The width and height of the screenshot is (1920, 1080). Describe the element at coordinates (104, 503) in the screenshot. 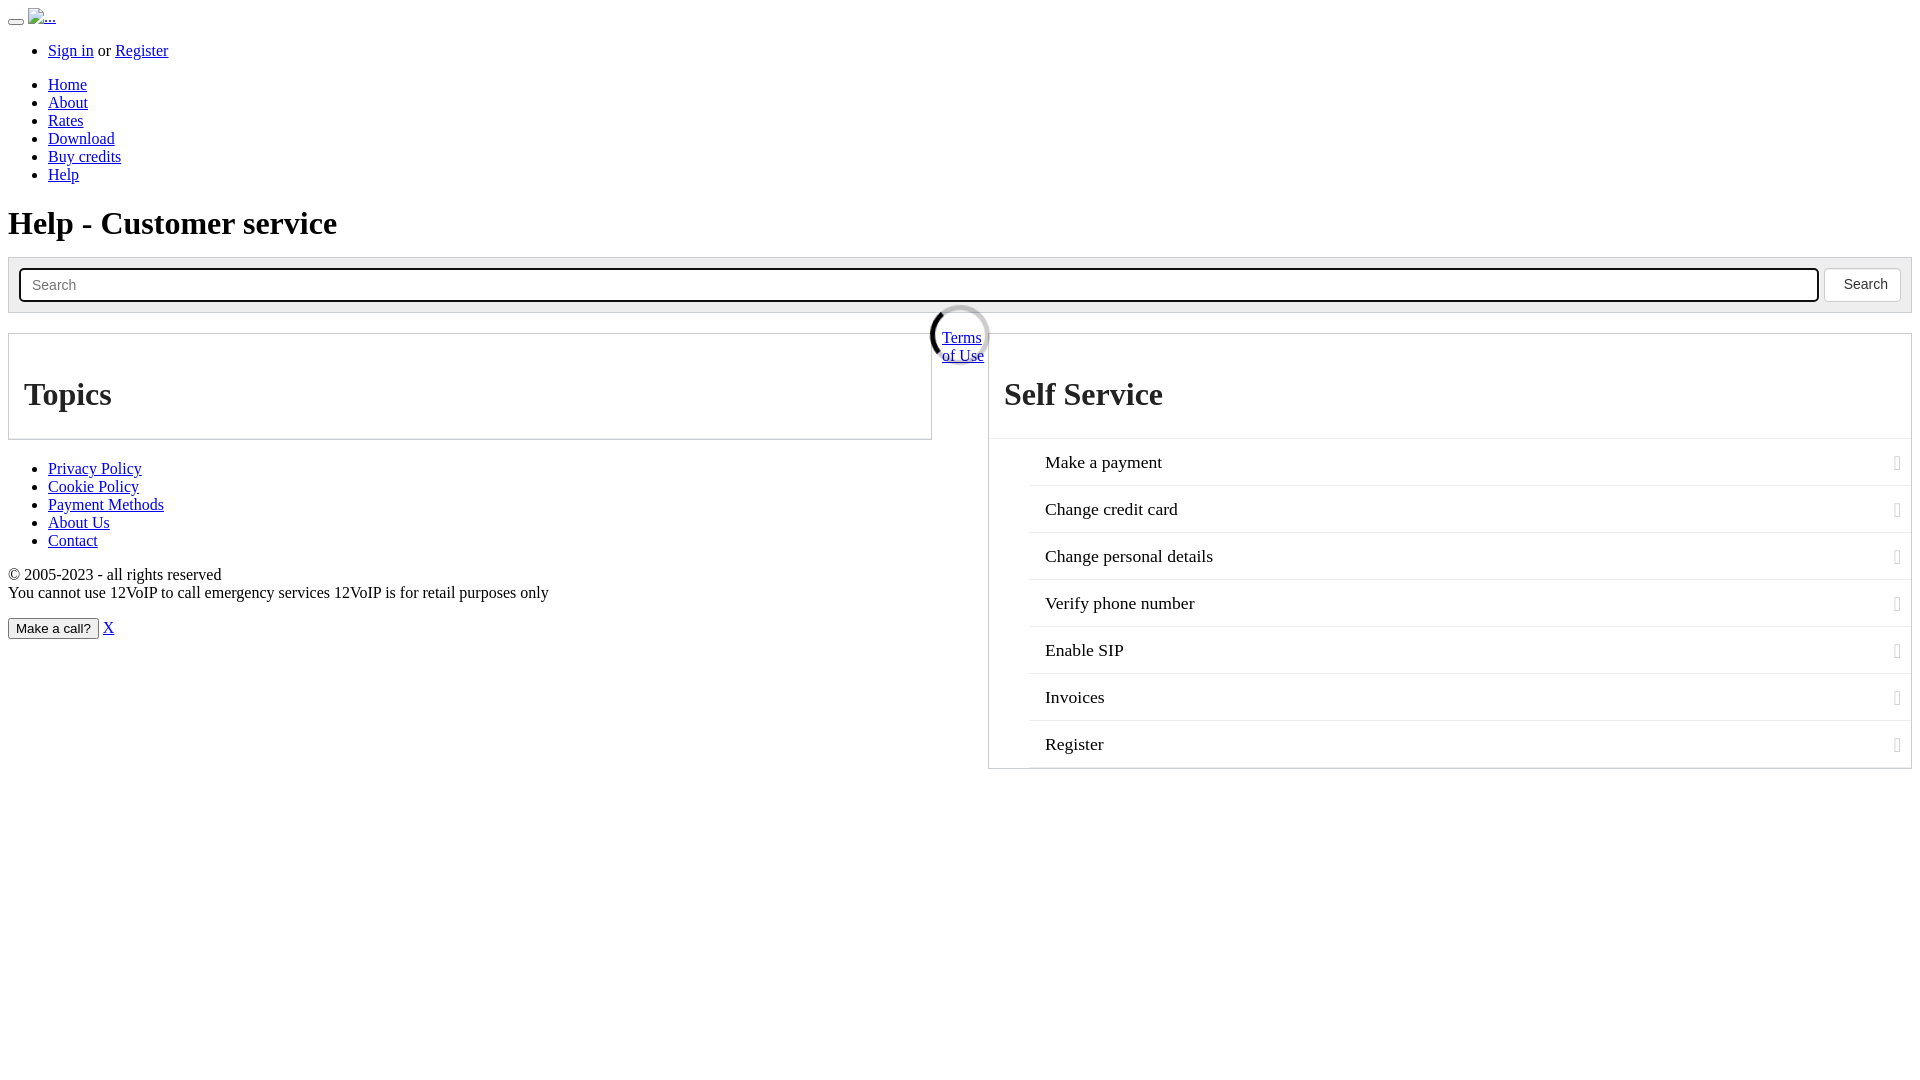

I see `'Payment Methods'` at that location.